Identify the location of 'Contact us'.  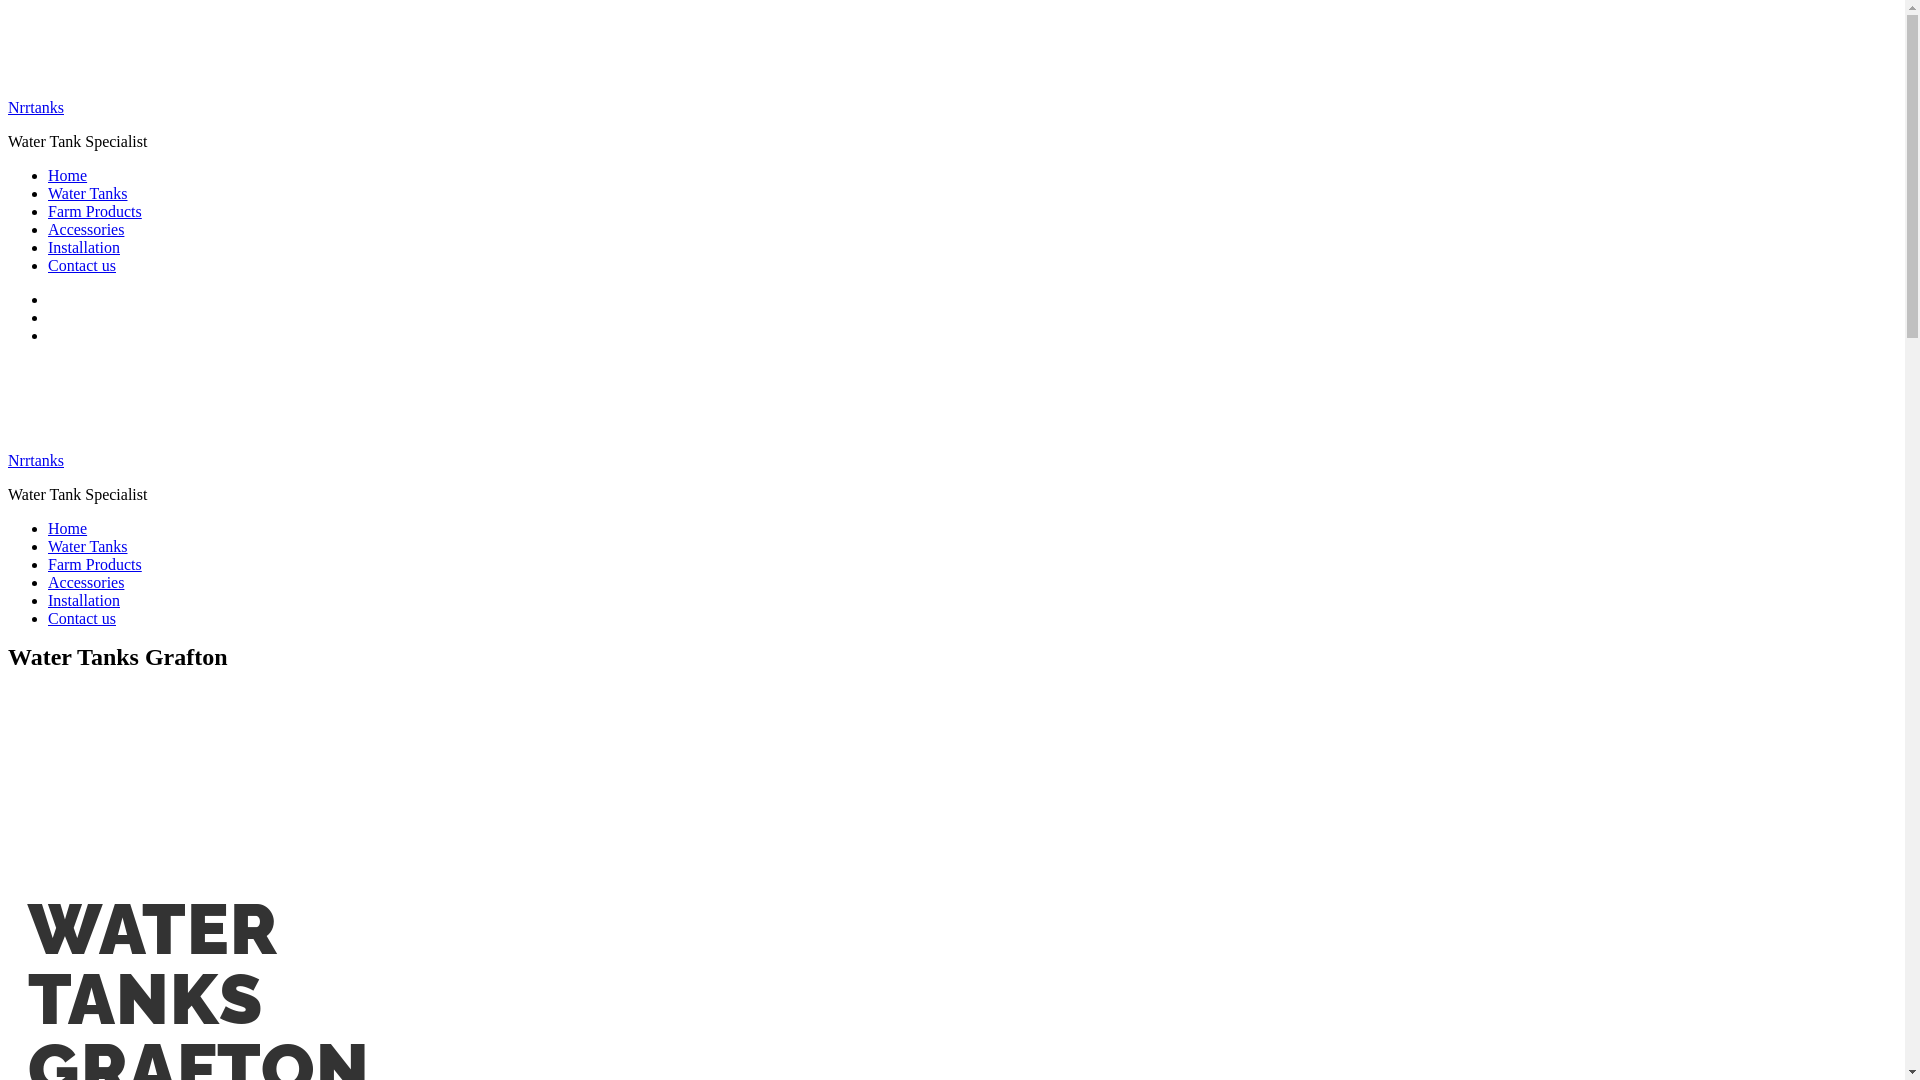
(80, 264).